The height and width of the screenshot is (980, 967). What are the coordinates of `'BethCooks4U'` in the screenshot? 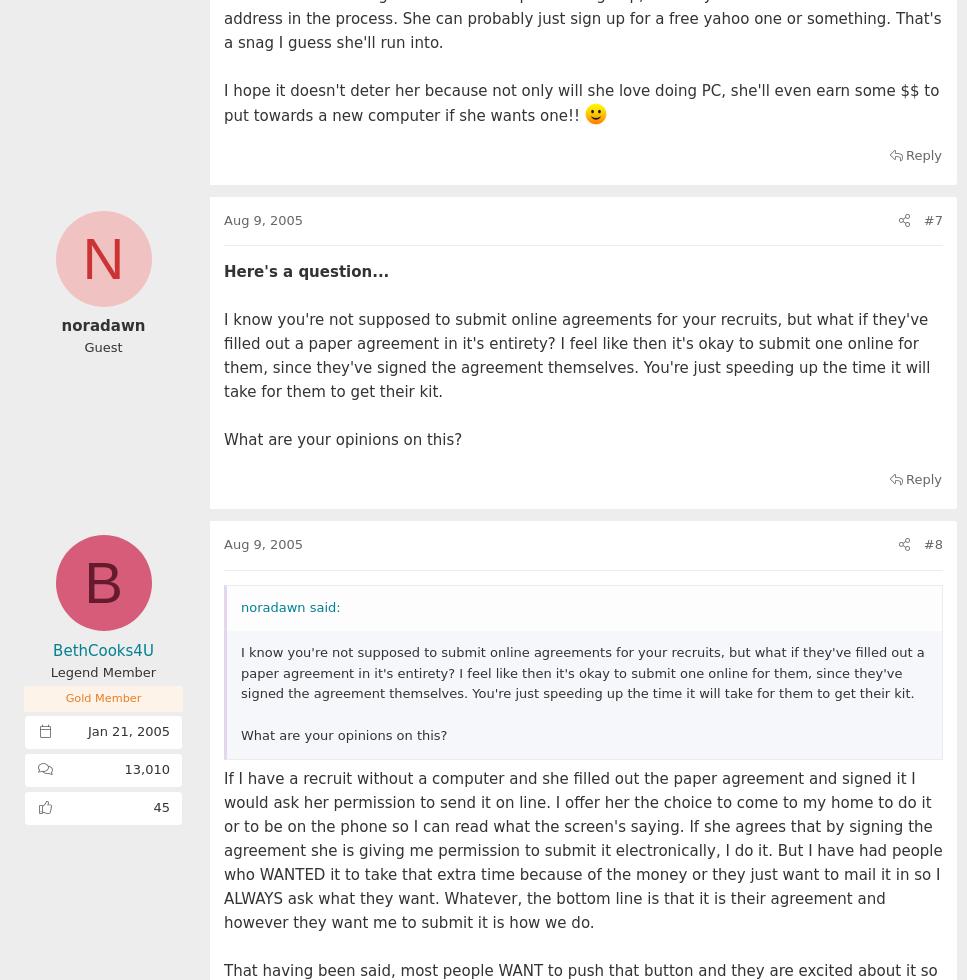 It's located at (102, 650).